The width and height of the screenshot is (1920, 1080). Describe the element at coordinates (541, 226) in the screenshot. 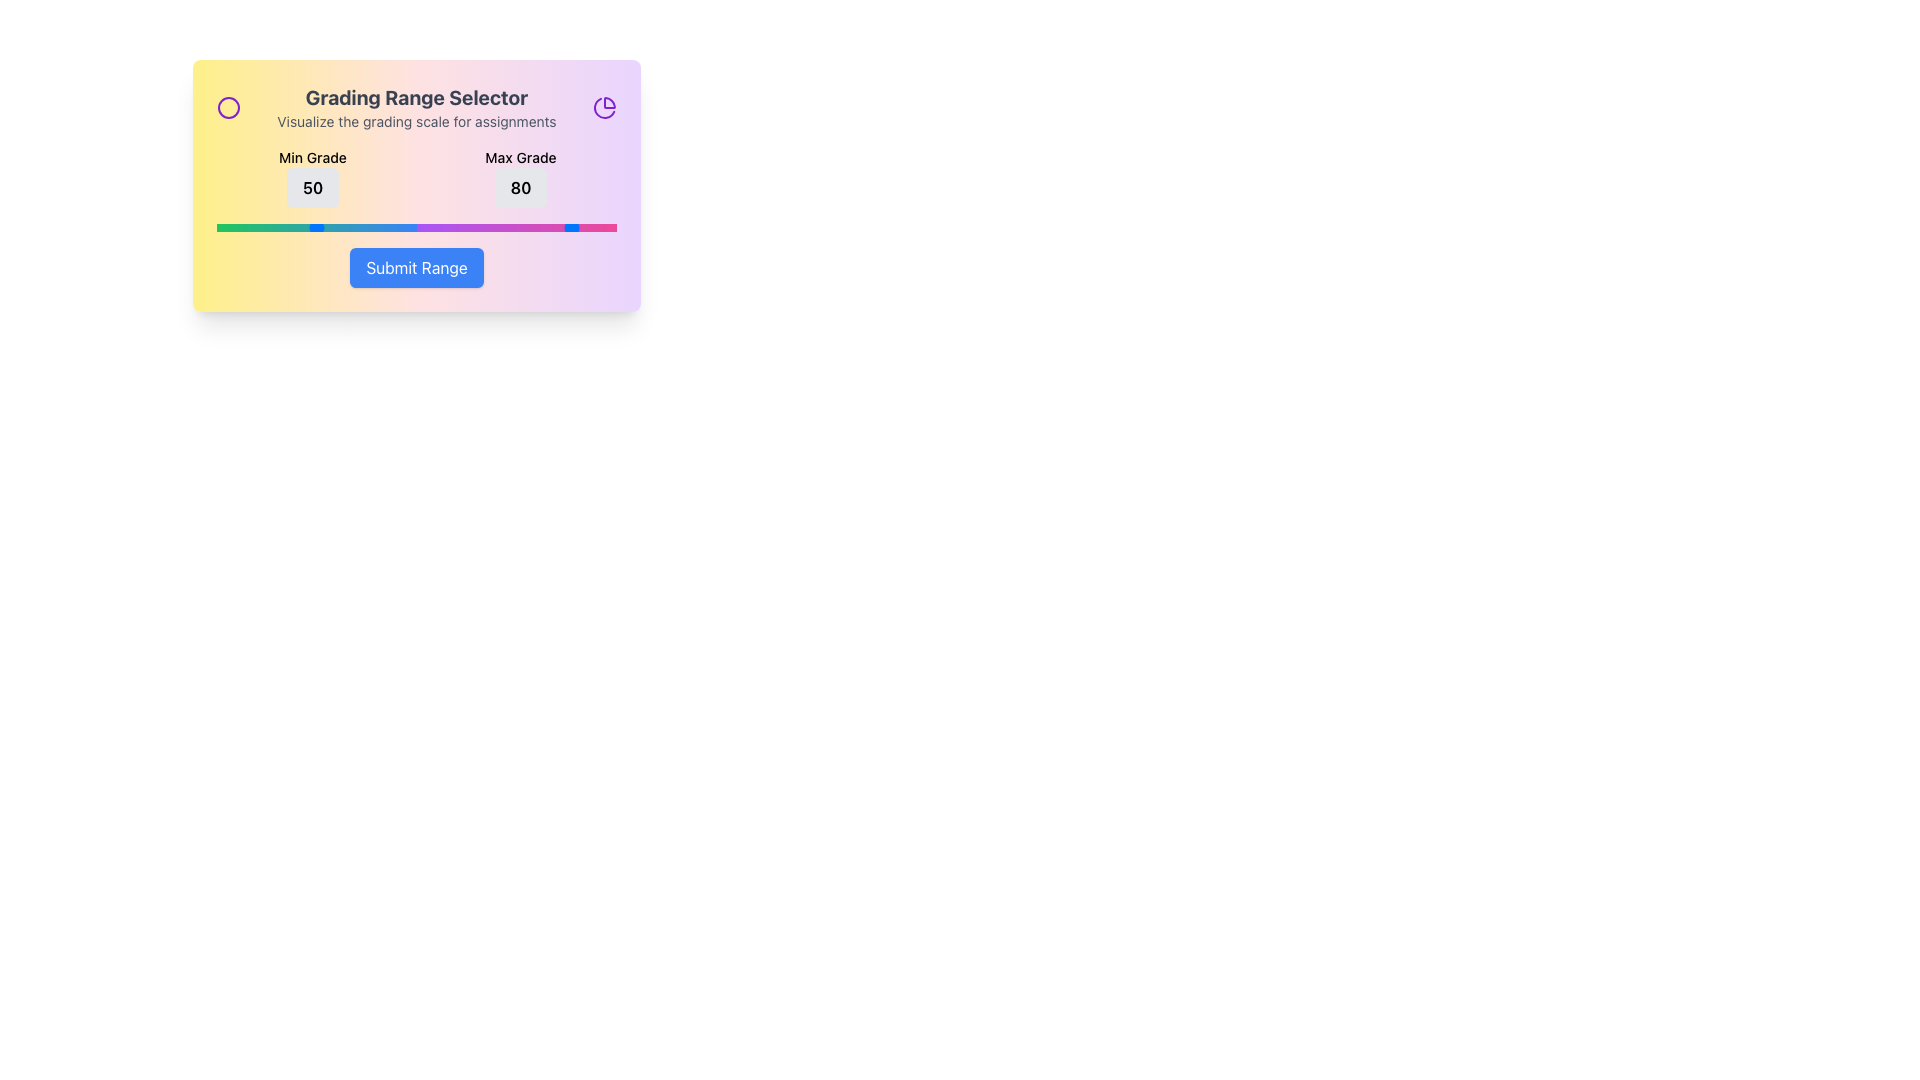

I see `the slider value` at that location.